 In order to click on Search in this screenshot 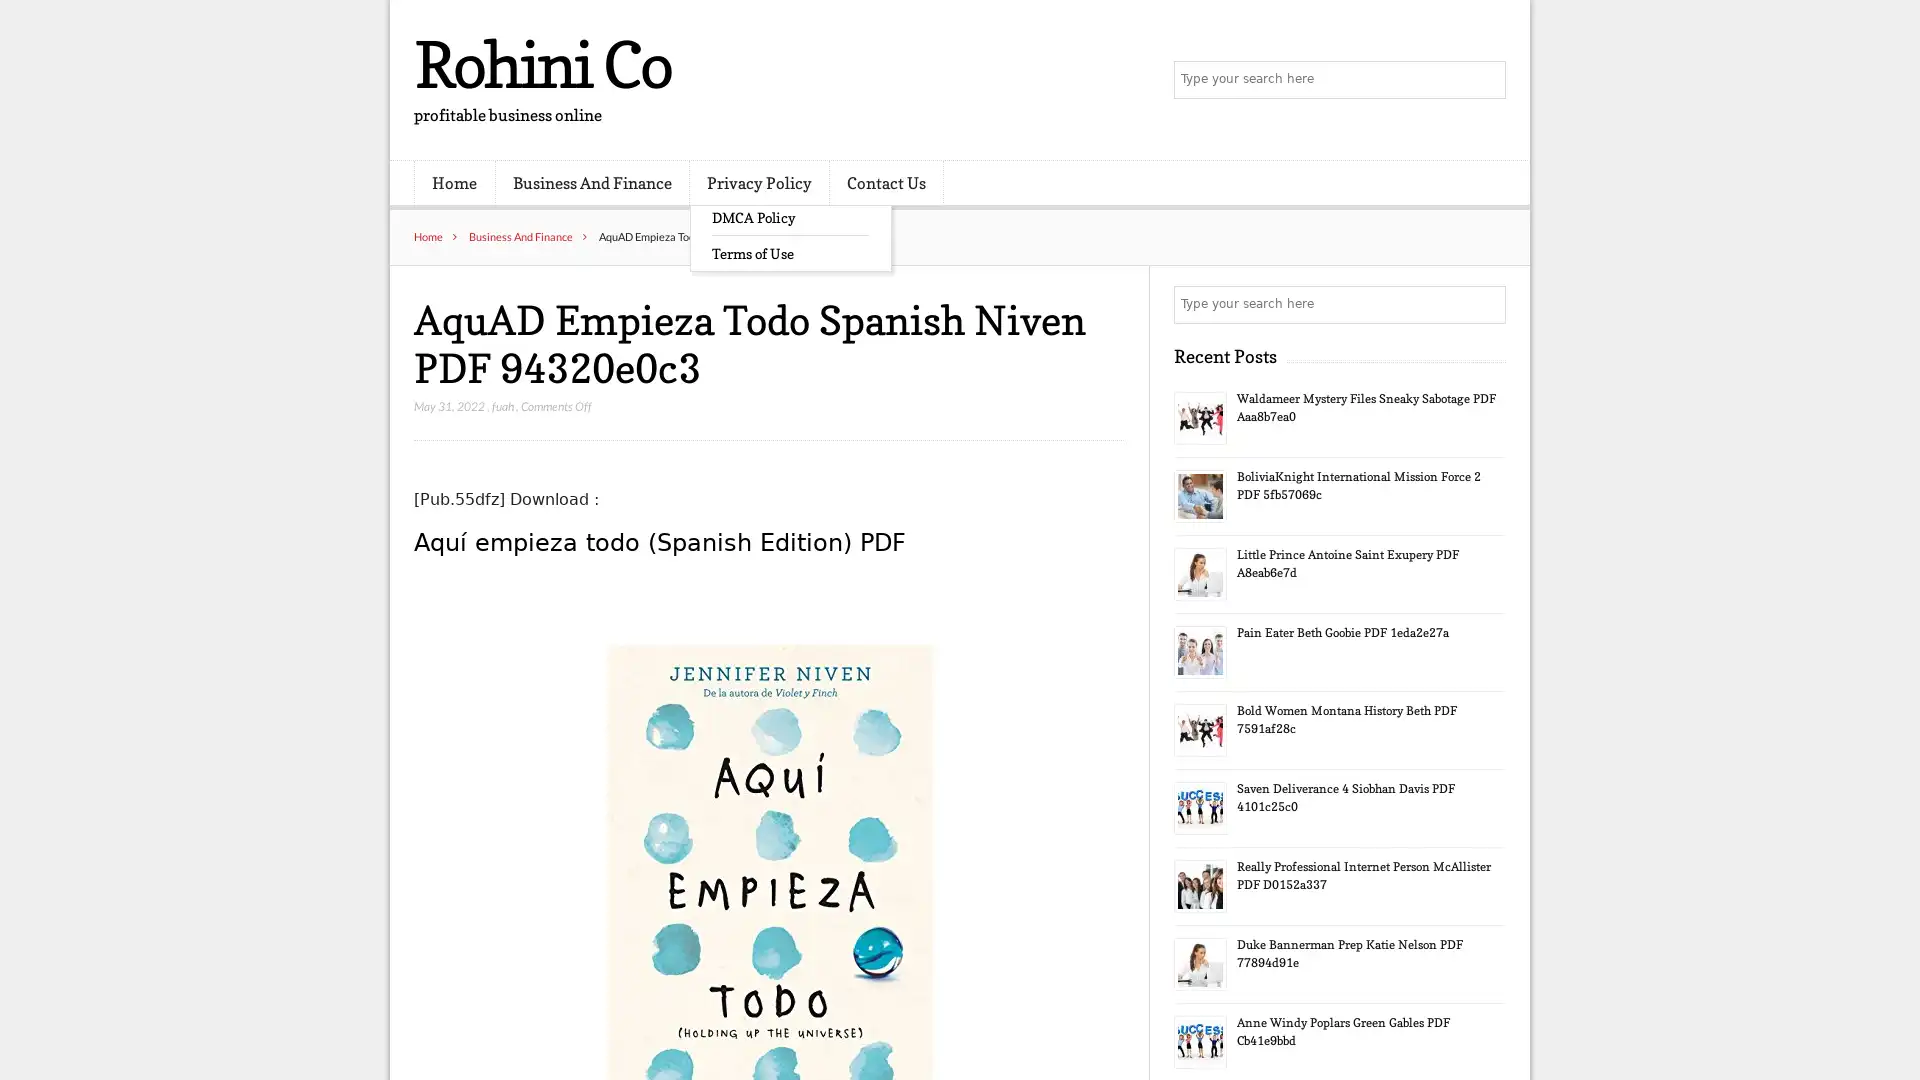, I will do `click(1485, 80)`.